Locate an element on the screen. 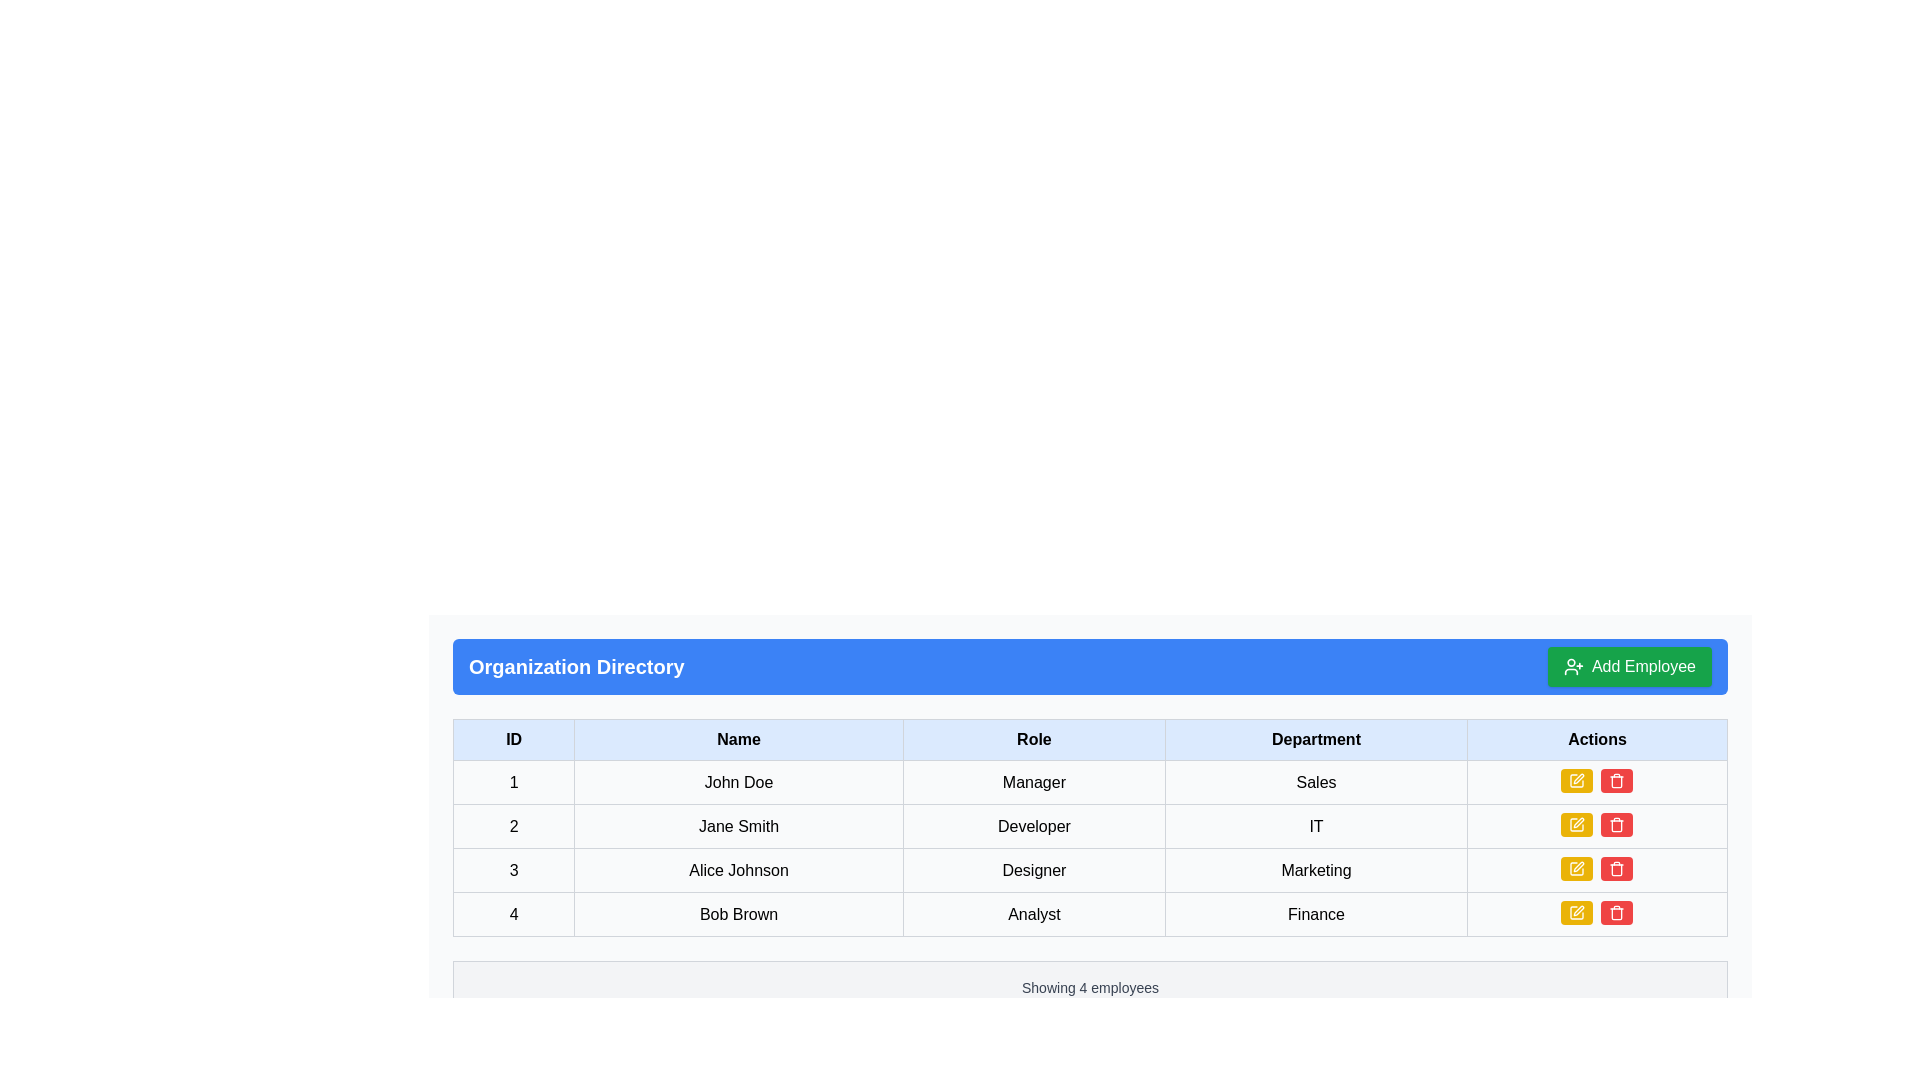 This screenshot has width=1920, height=1080. the static text element indicating the role of the person in the fourth row of the table, located under the 'Role' column, between 'Bob Brown' and 'Finance' is located at coordinates (1034, 914).